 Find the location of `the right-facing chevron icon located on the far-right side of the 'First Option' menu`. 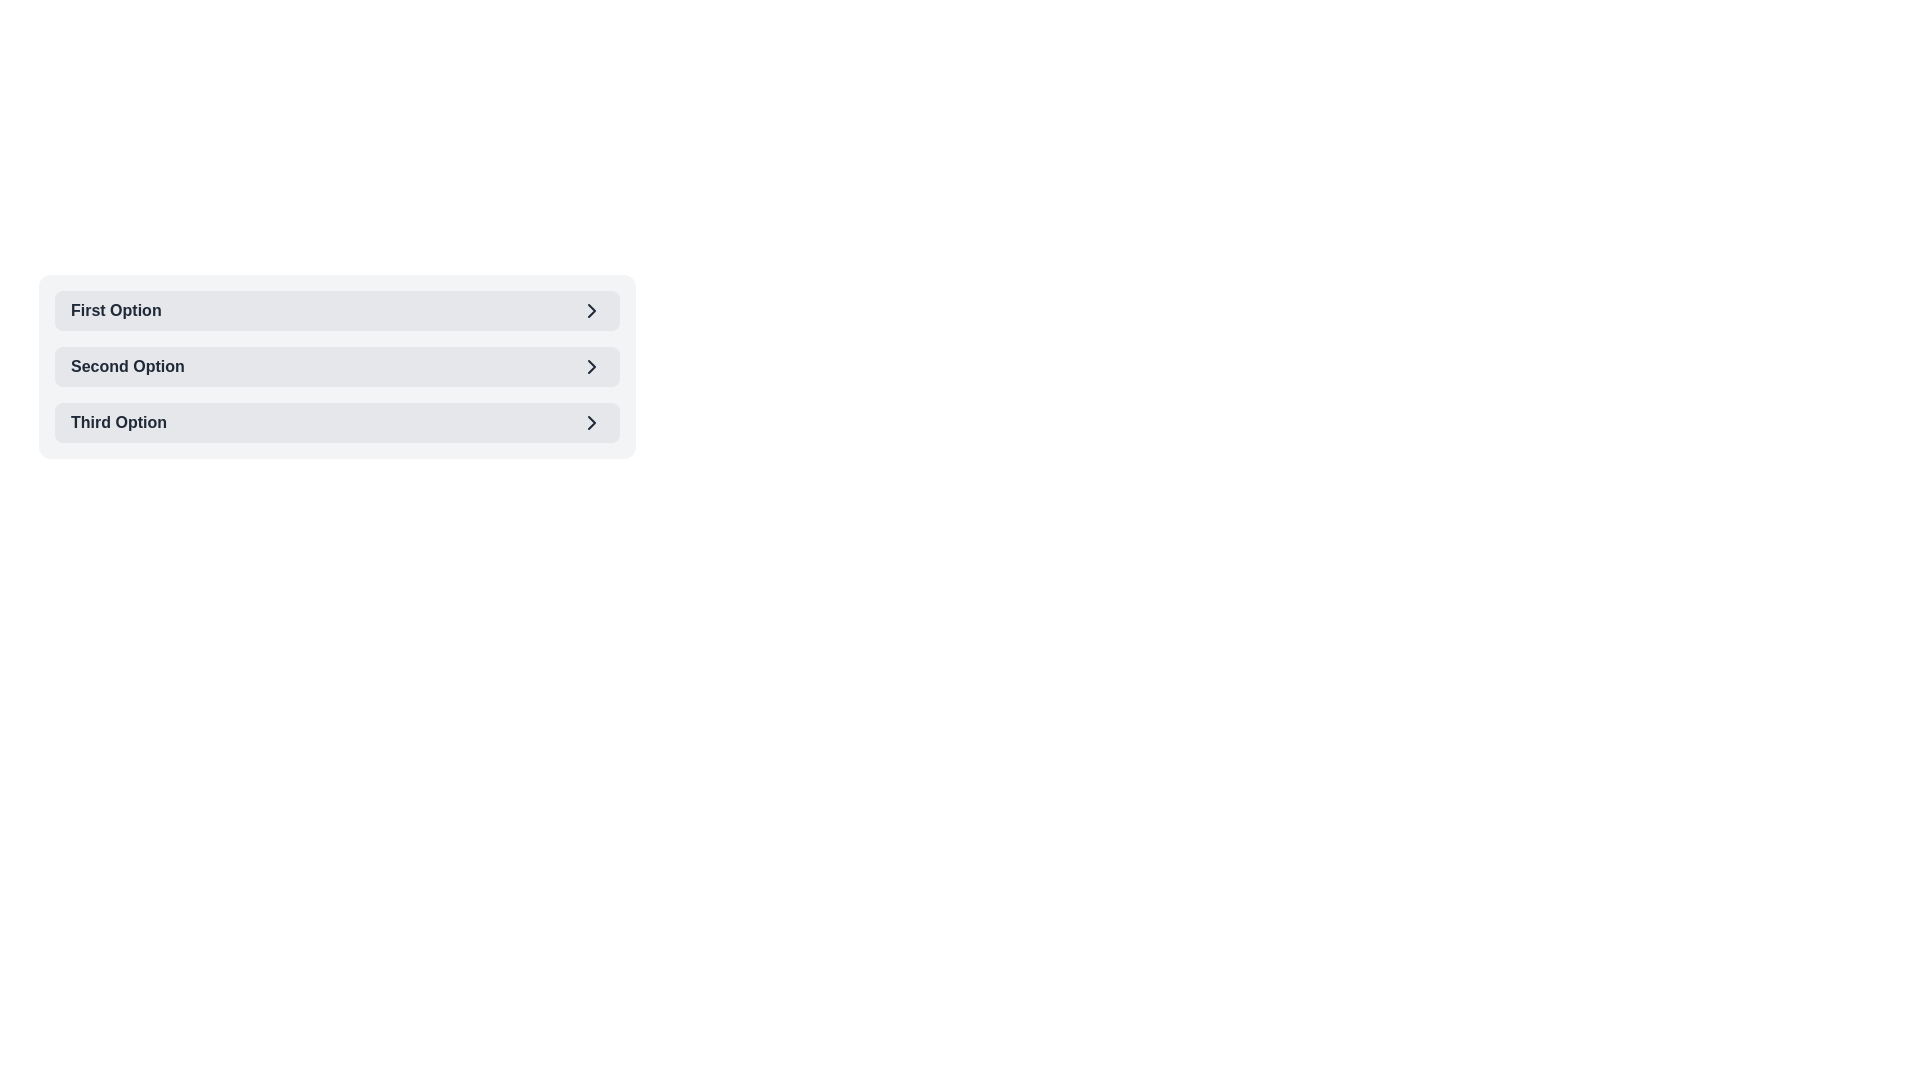

the right-facing chevron icon located on the far-right side of the 'First Option' menu is located at coordinates (590, 311).